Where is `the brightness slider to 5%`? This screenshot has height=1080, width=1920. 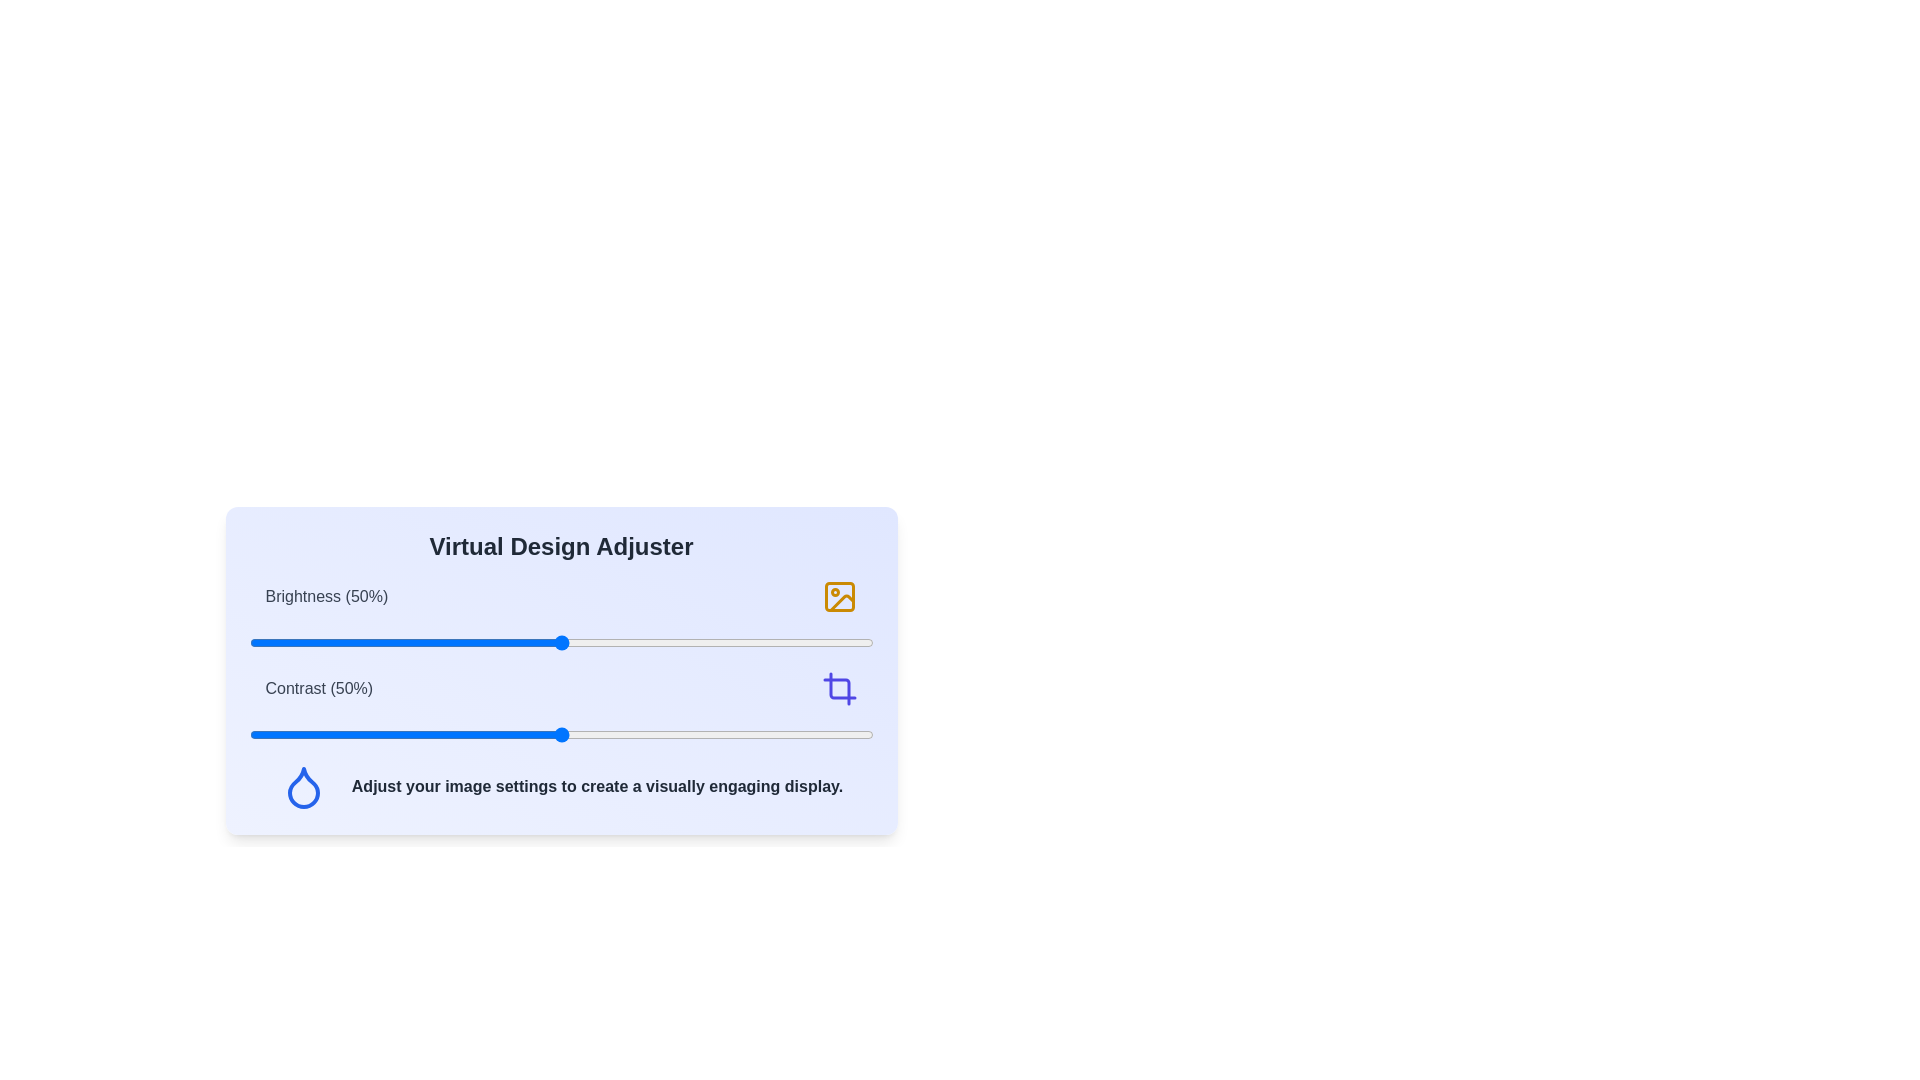 the brightness slider to 5% is located at coordinates (279, 643).